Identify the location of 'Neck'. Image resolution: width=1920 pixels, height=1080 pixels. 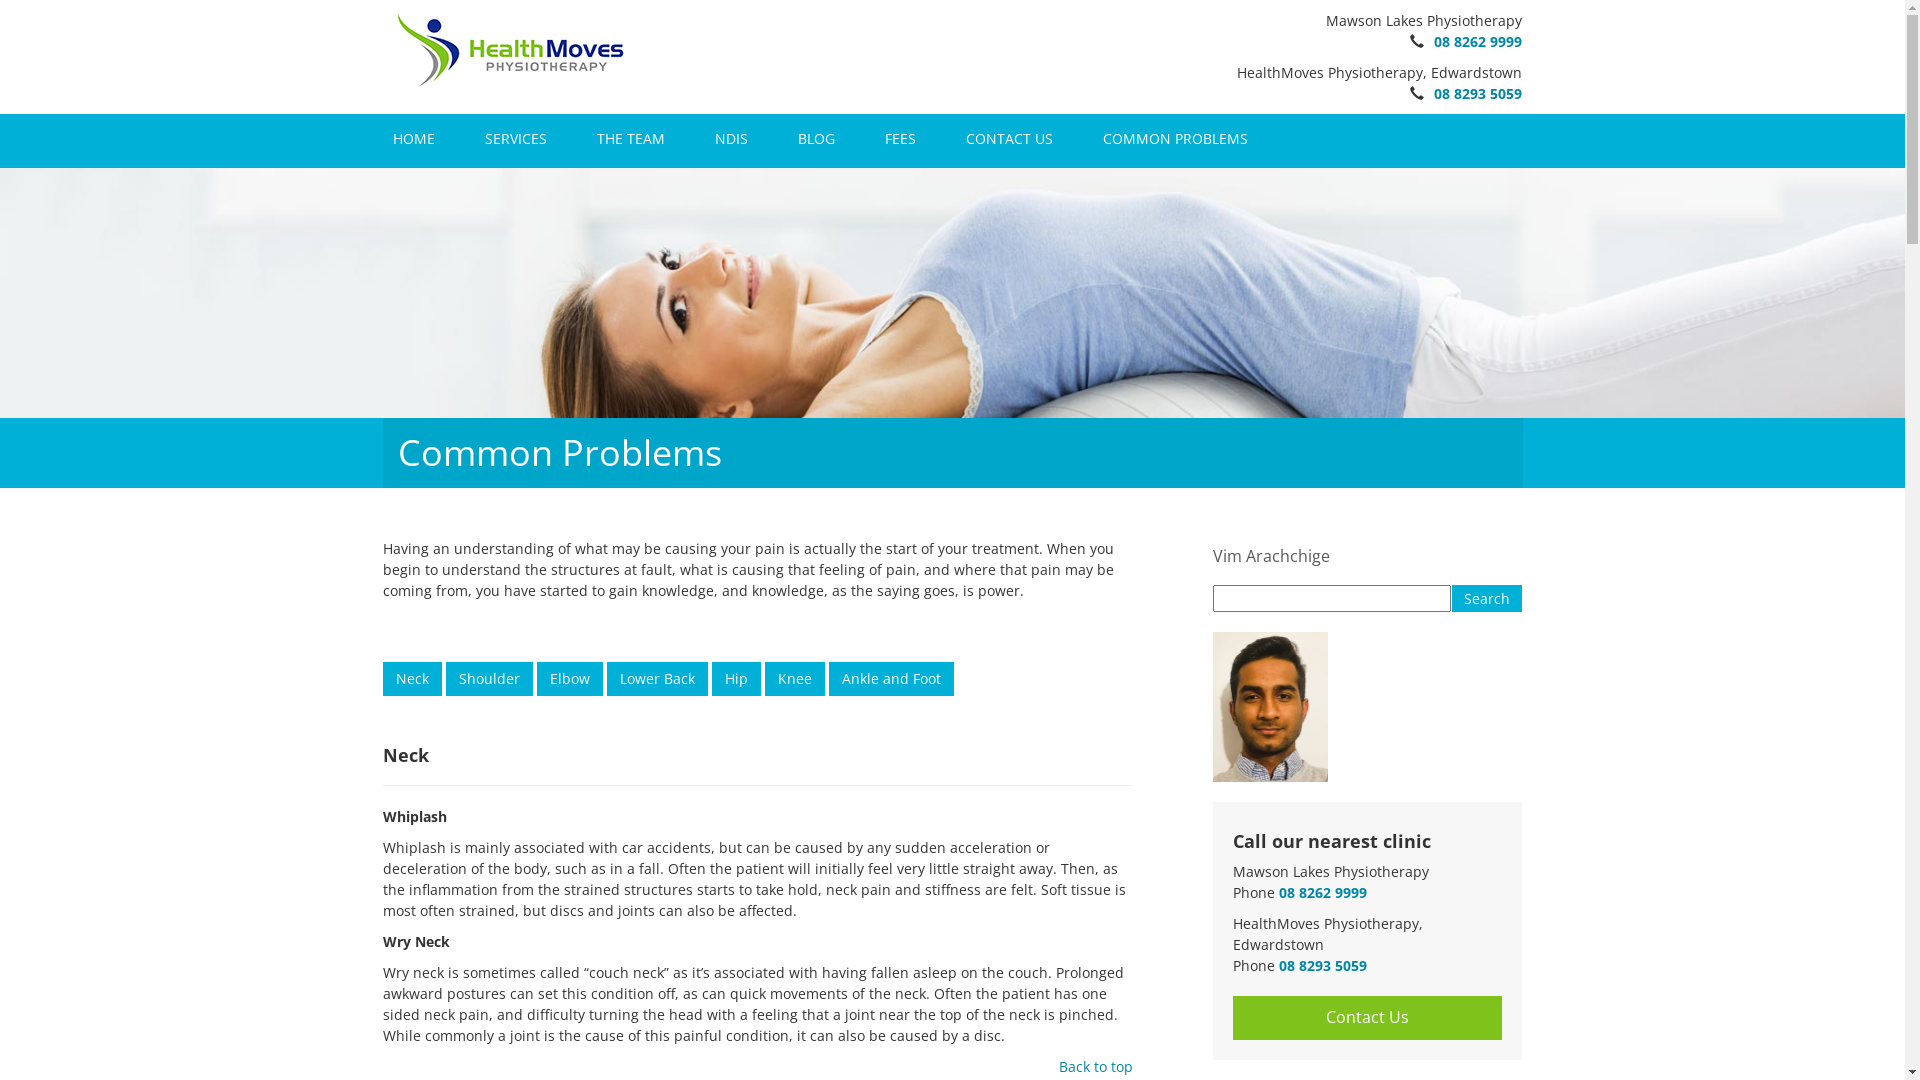
(410, 666).